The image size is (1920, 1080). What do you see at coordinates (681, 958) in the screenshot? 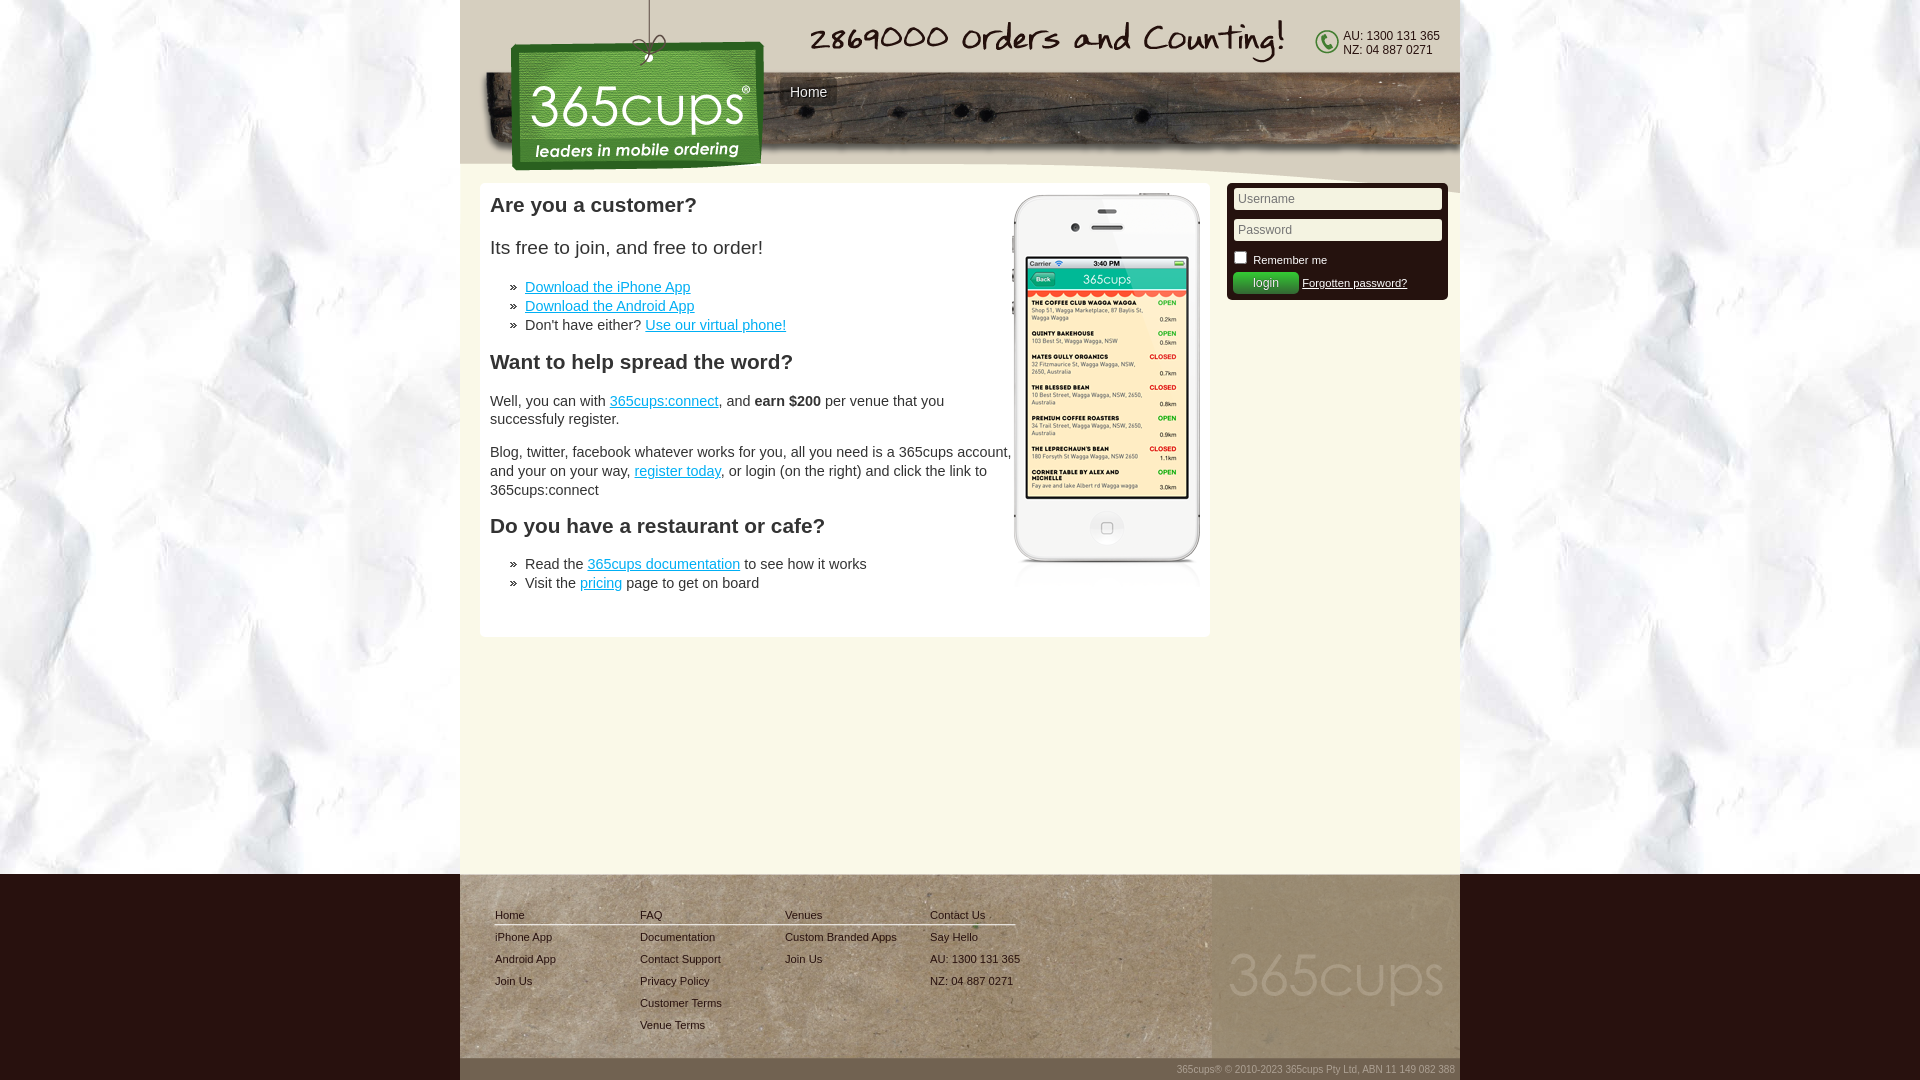
I see `'Contact Support'` at bounding box center [681, 958].